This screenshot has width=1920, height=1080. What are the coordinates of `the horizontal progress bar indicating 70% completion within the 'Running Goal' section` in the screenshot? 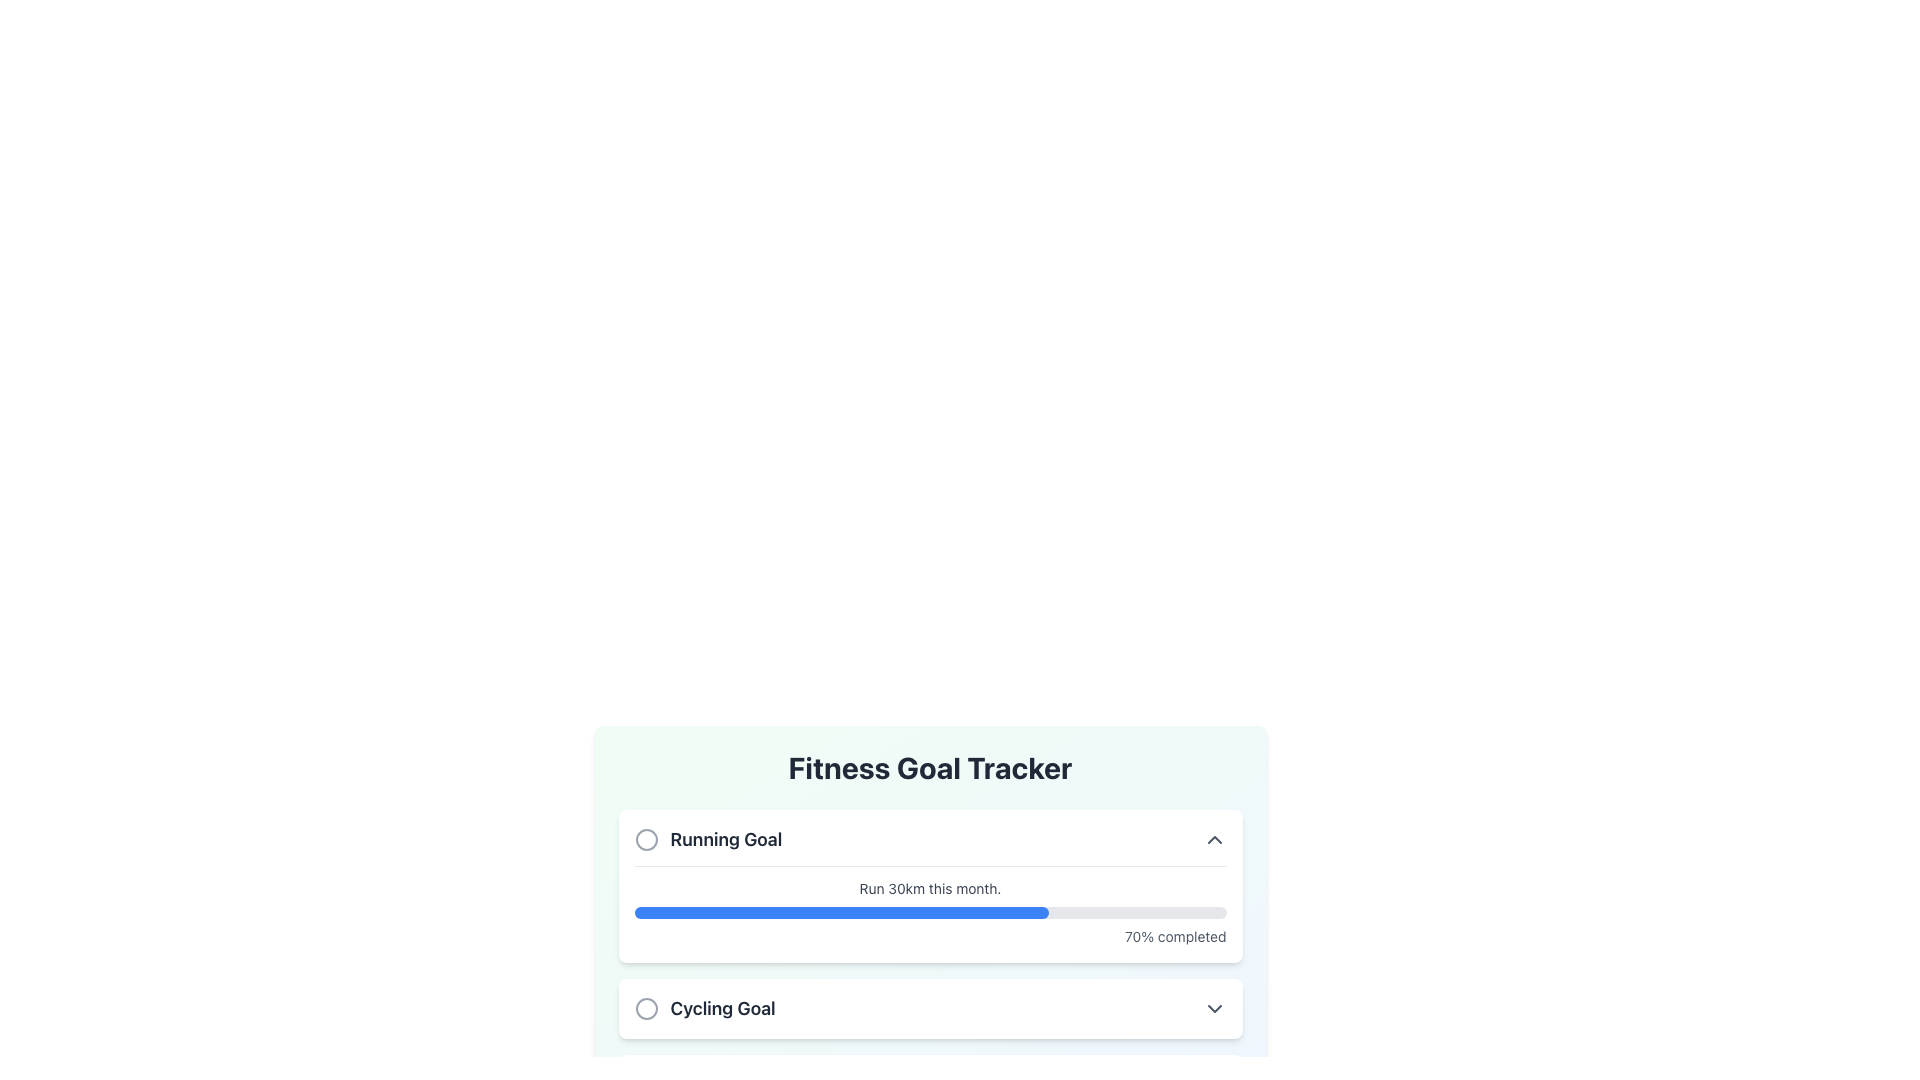 It's located at (929, 913).